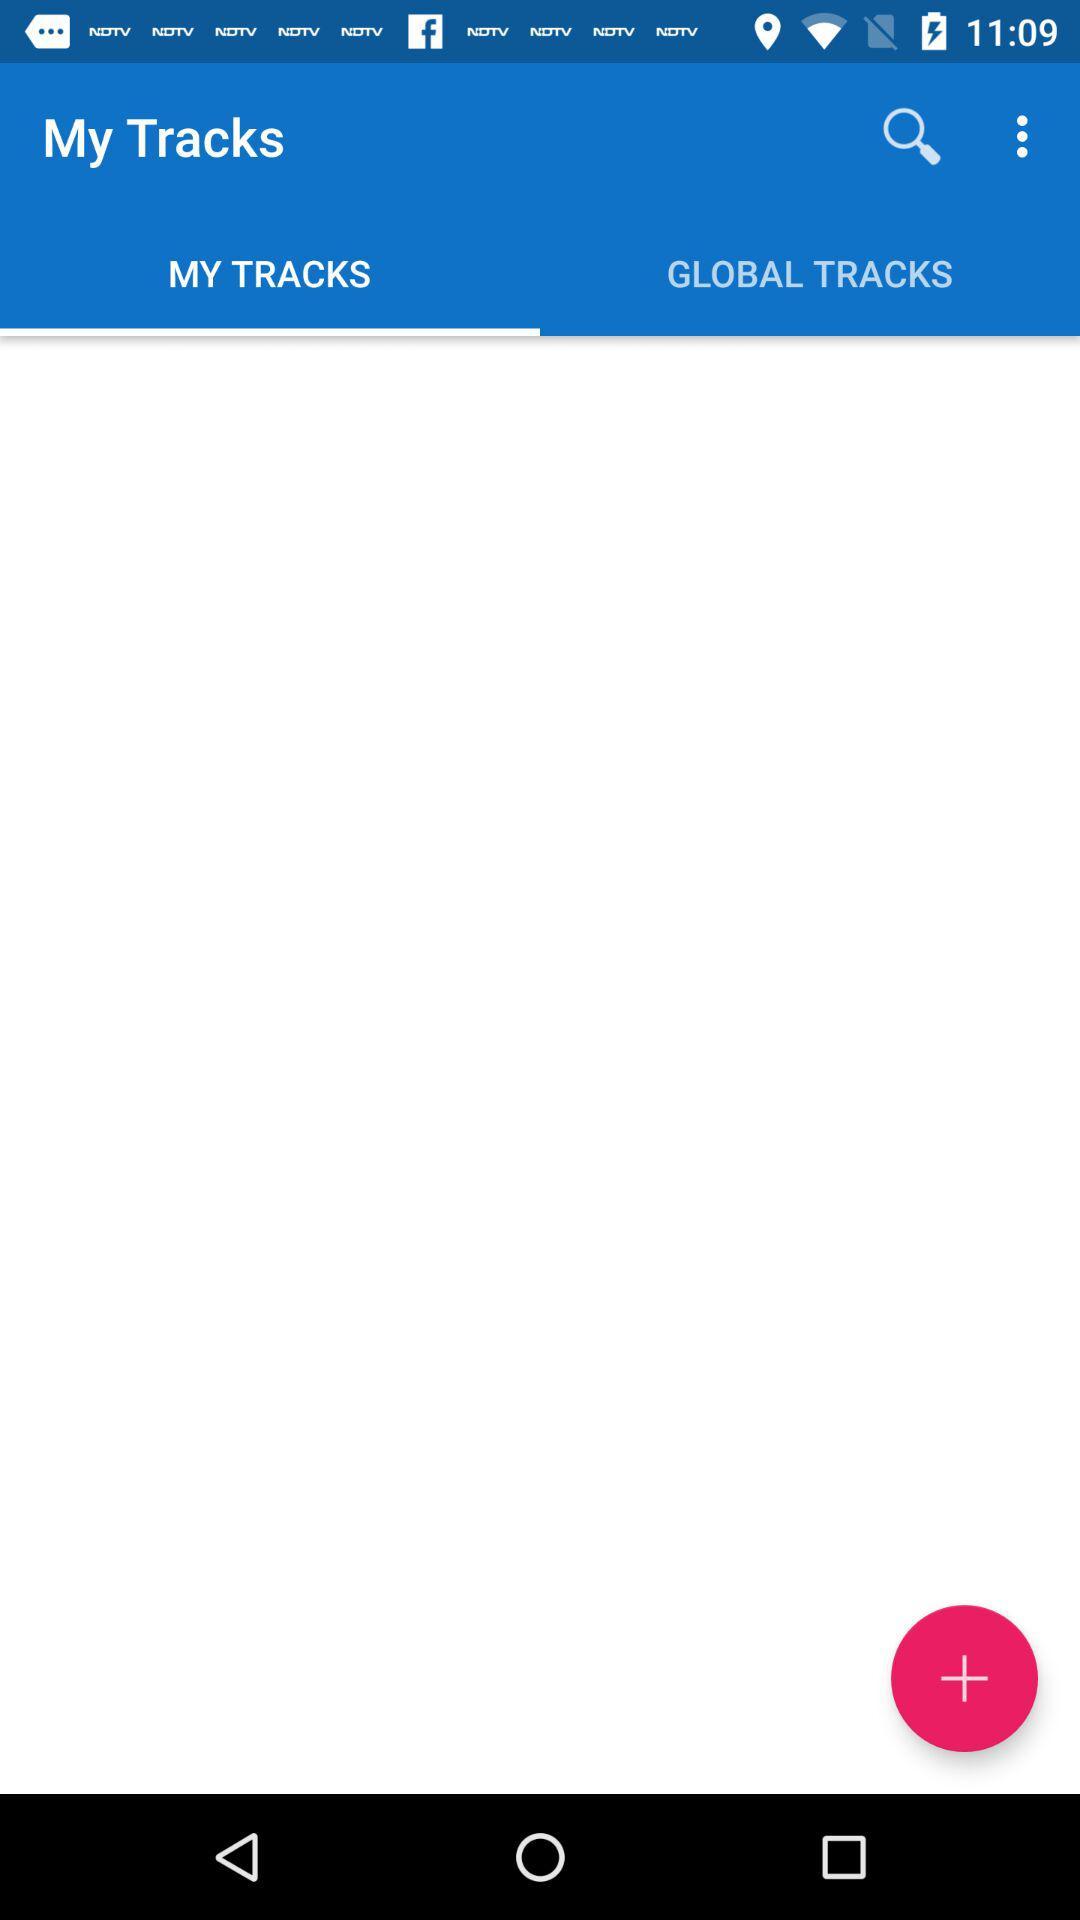 The image size is (1080, 1920). What do you see at coordinates (540, 1064) in the screenshot?
I see `item below the my tracks item` at bounding box center [540, 1064].